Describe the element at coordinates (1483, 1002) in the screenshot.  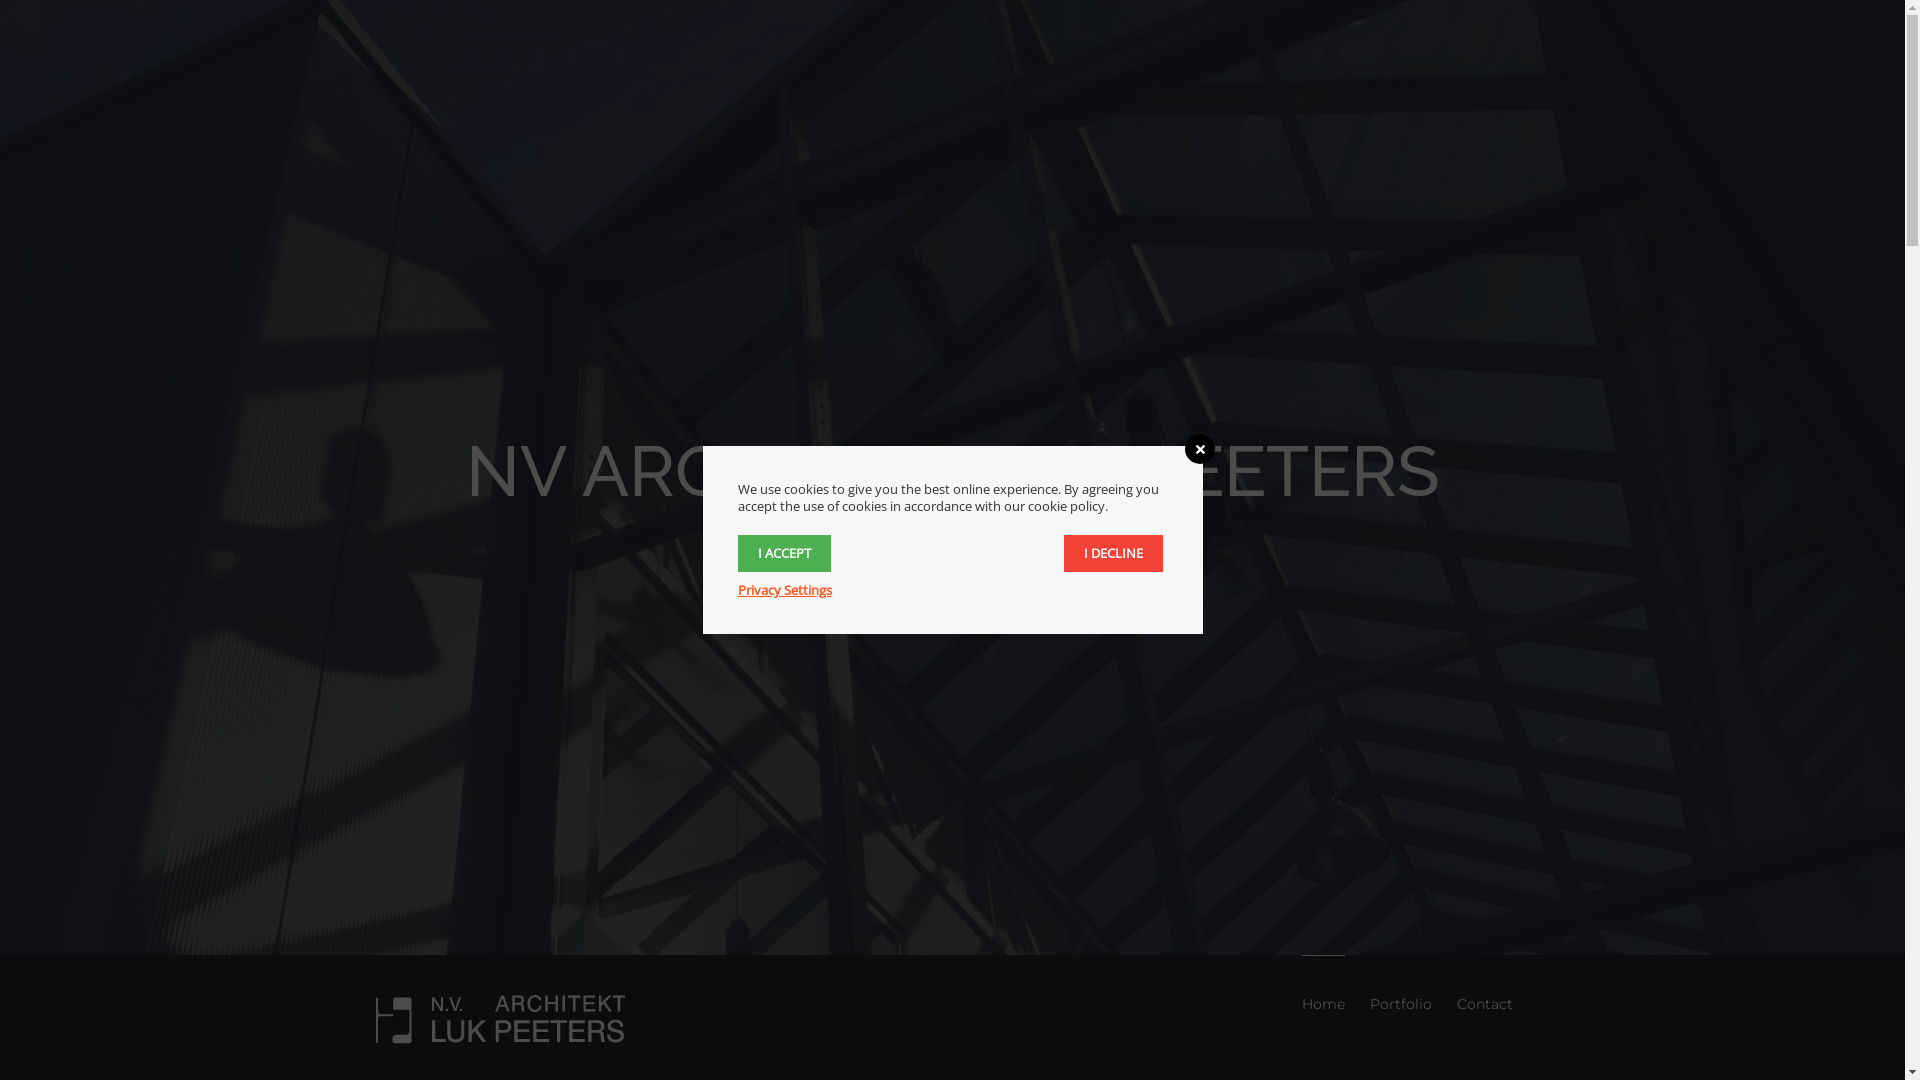
I see `'Contact'` at that location.